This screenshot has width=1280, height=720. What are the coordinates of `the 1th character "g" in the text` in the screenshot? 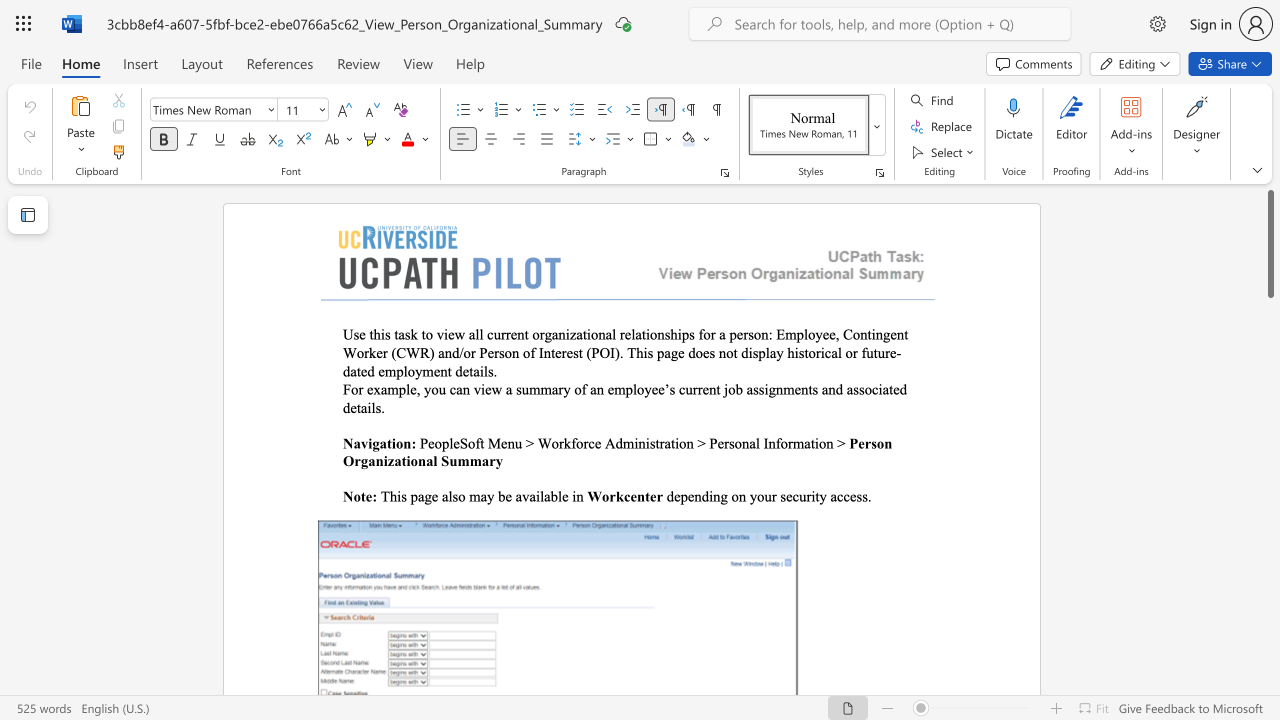 It's located at (723, 495).